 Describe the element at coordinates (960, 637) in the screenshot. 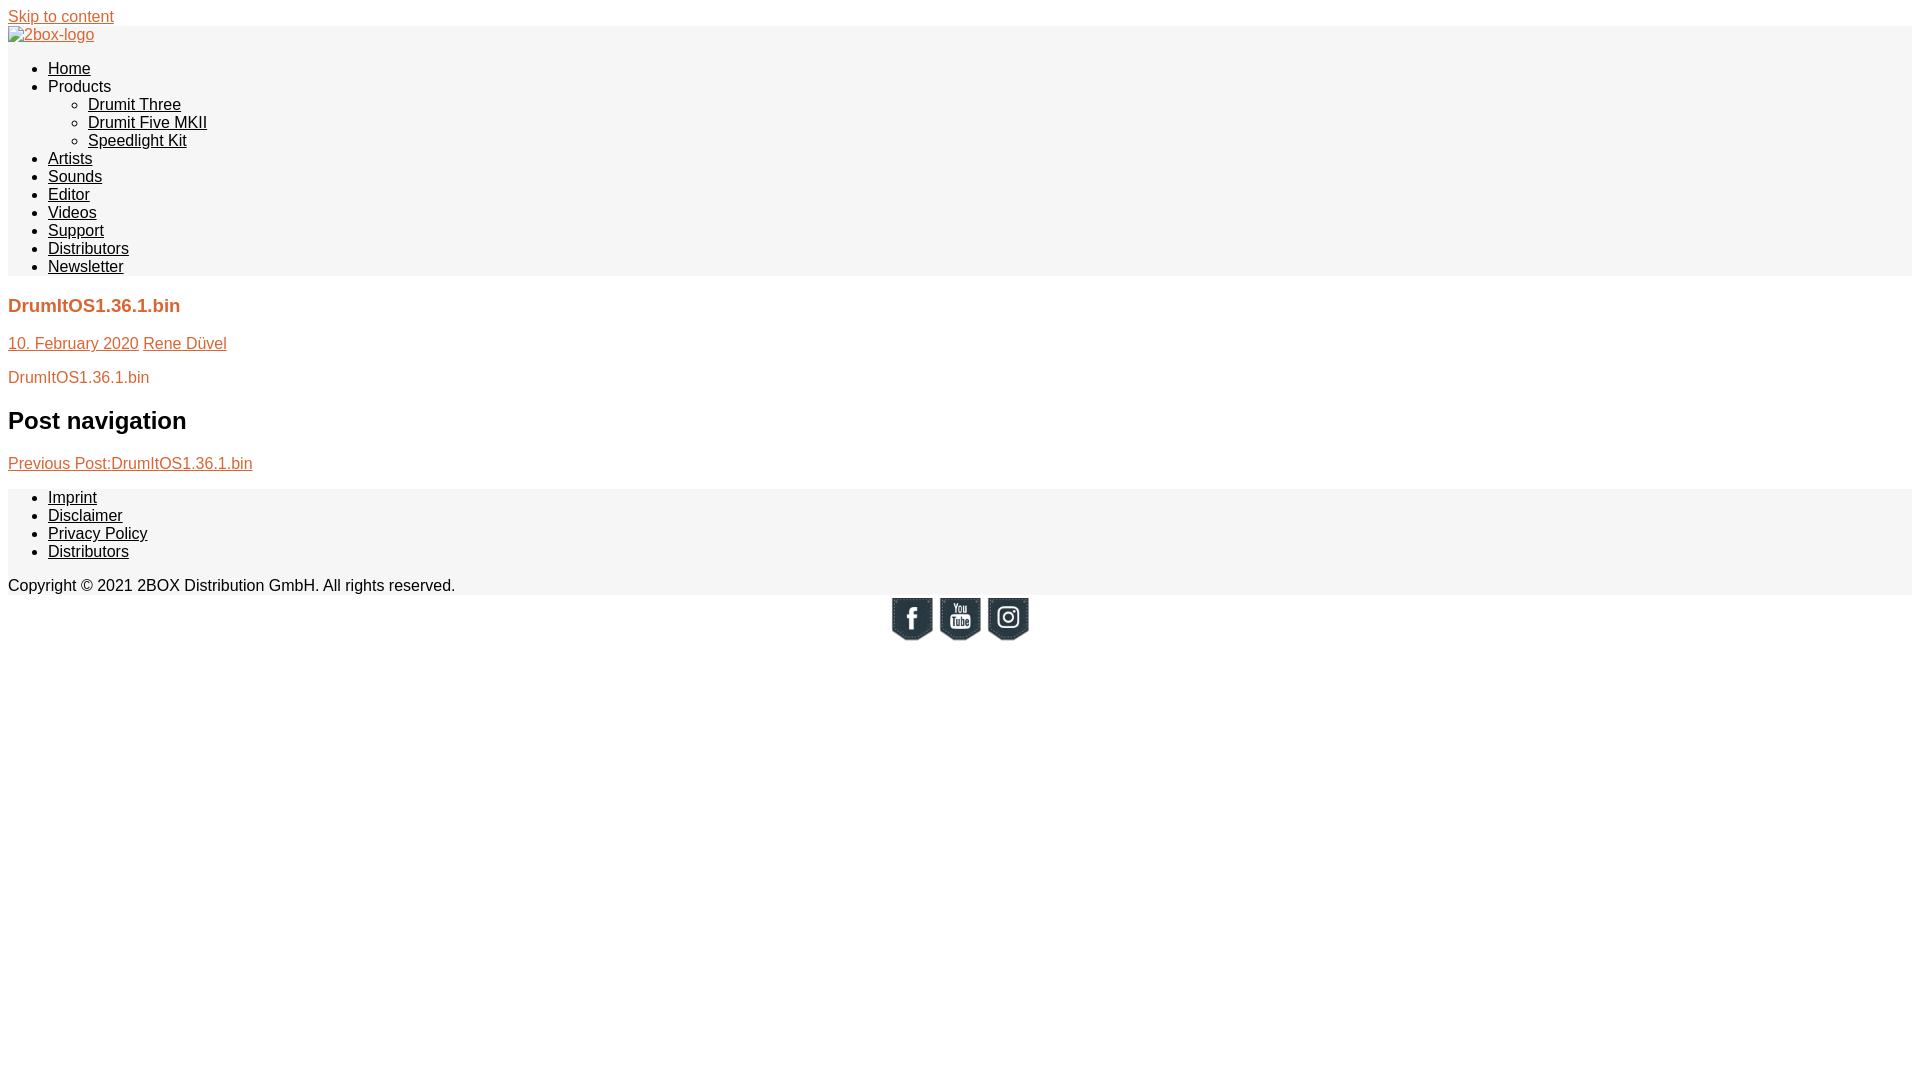

I see `'Visit Us On Youtube'` at that location.